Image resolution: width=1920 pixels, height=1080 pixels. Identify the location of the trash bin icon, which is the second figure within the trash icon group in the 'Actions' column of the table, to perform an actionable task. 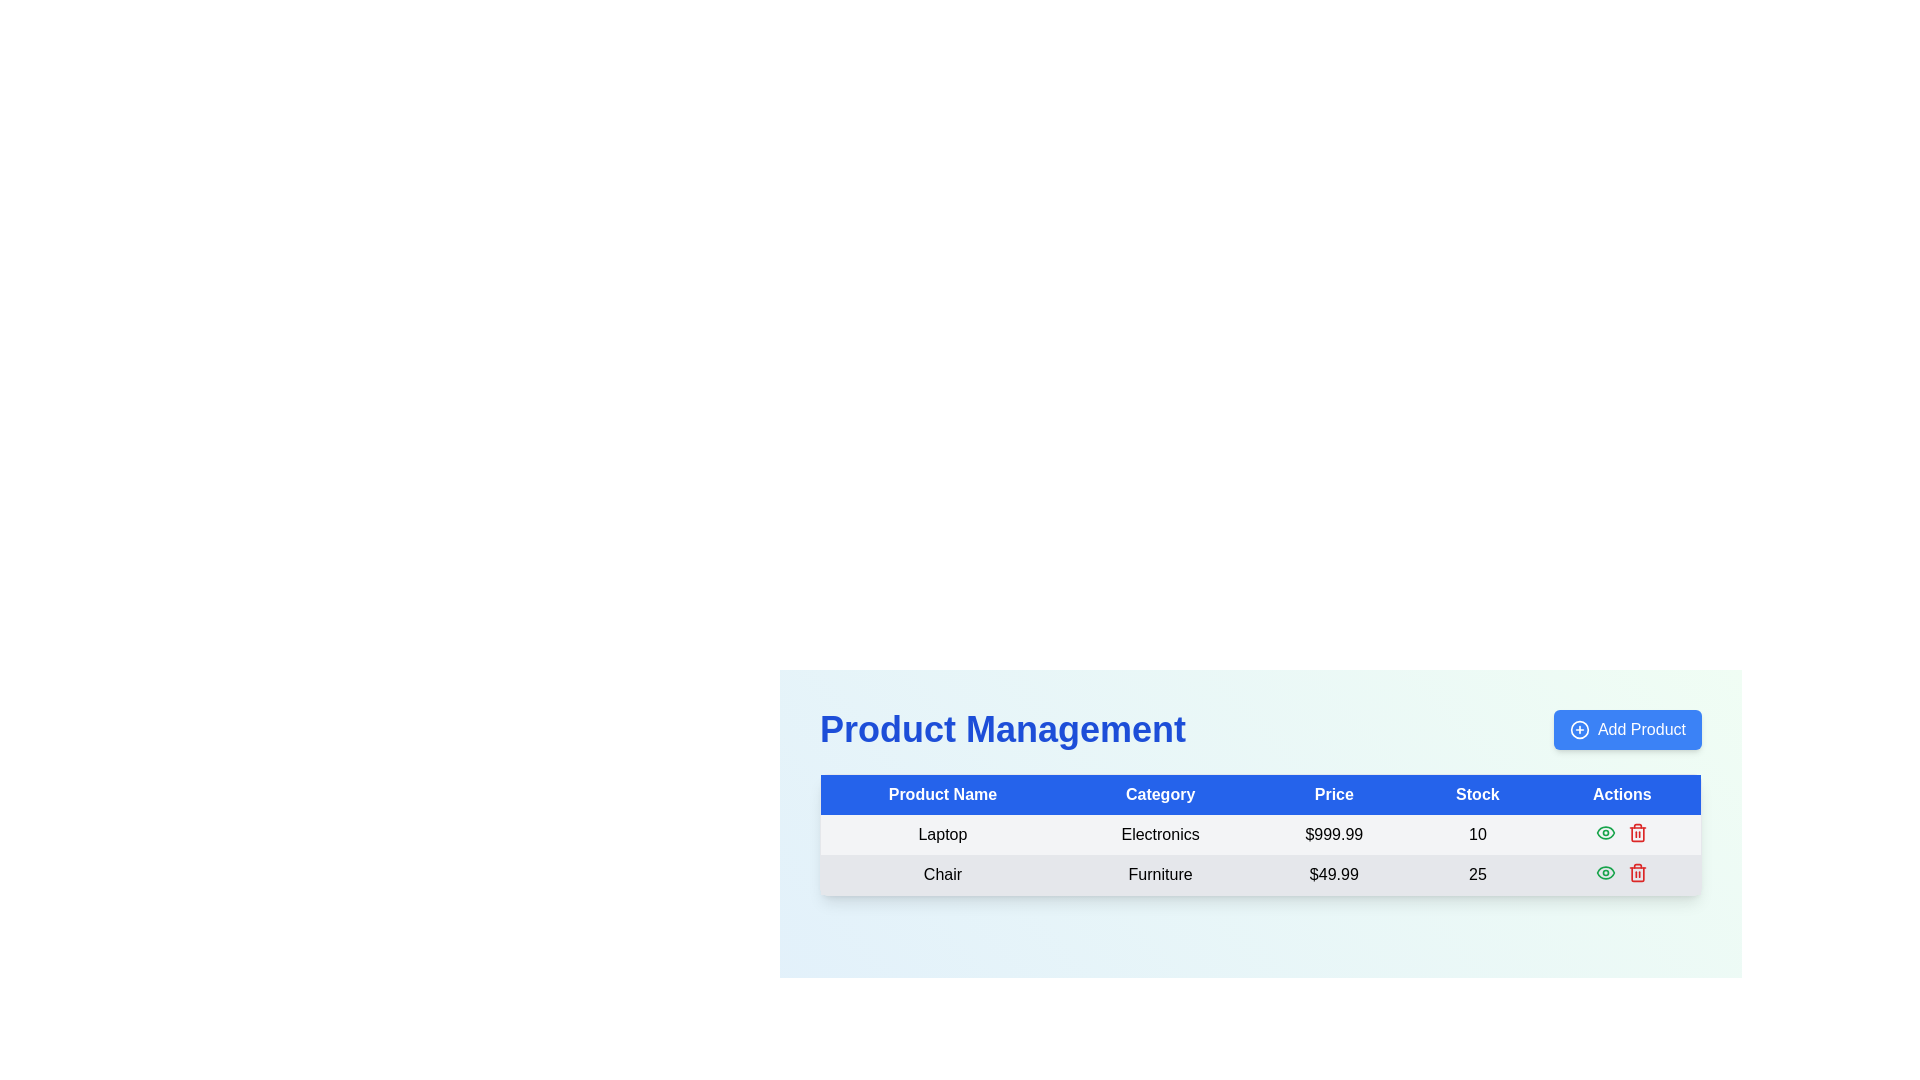
(1637, 833).